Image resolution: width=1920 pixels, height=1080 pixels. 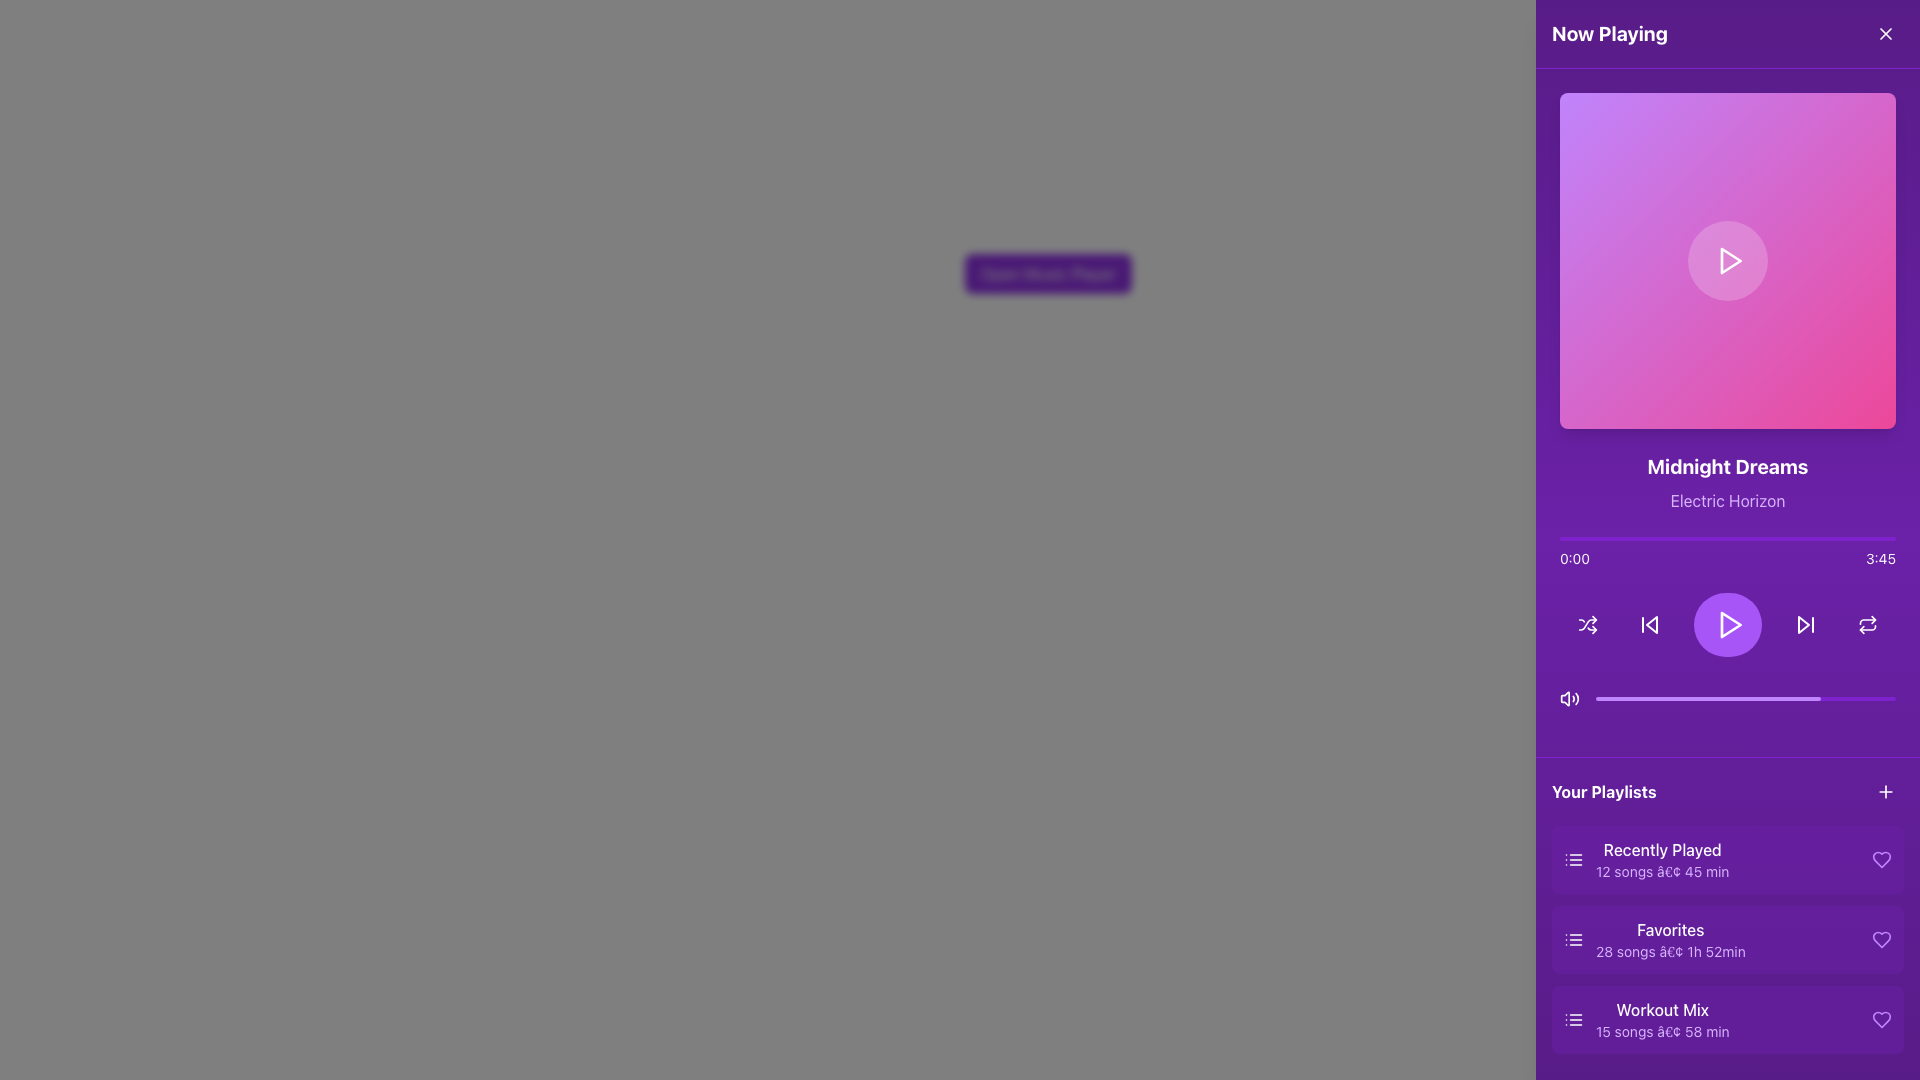 What do you see at coordinates (1727, 552) in the screenshot?
I see `time labels of the progress bar located below the title 'Midnight Dreams' and subtitle 'Electric Horizon', just above the playback controls in the 'Now Playing' panel` at bounding box center [1727, 552].